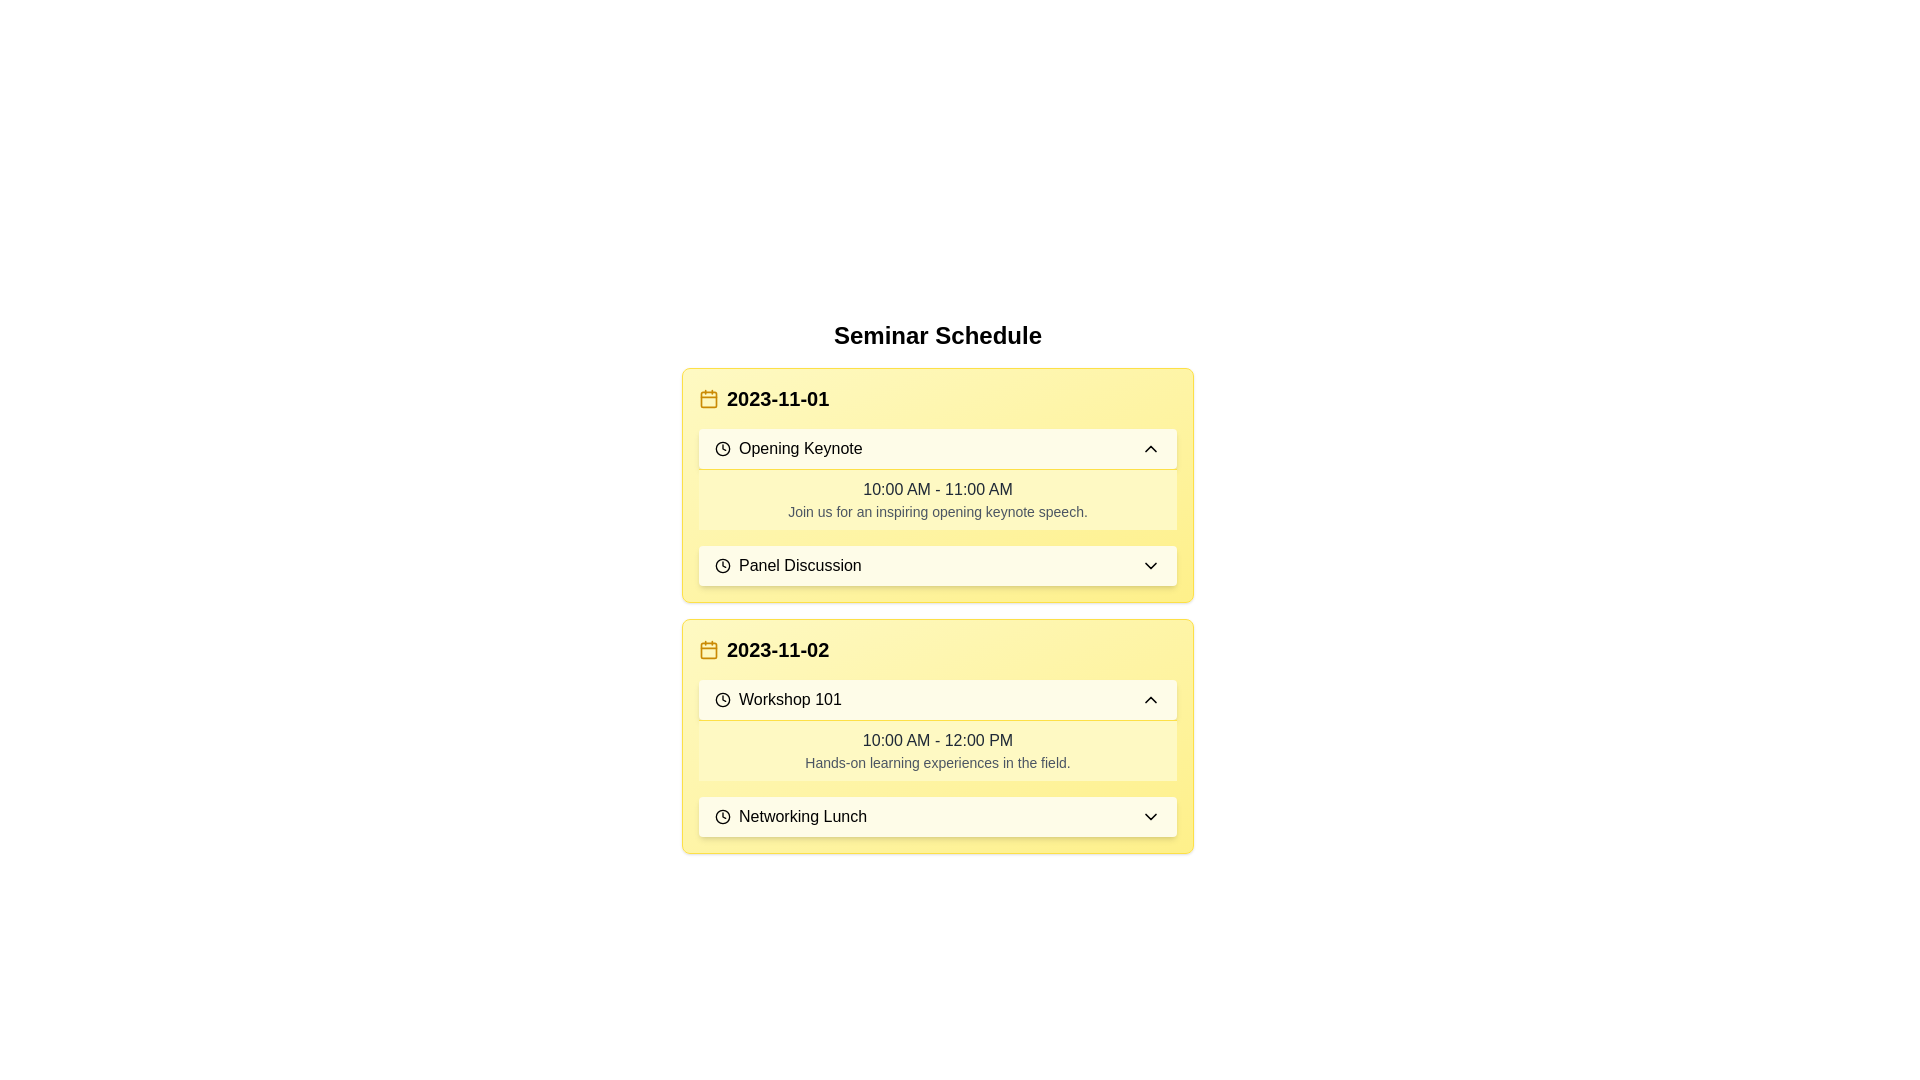 The width and height of the screenshot is (1920, 1080). I want to click on the upward-pointing chevron icon/button located at the far-right side of the 'Workshop 101' section, so click(1151, 698).